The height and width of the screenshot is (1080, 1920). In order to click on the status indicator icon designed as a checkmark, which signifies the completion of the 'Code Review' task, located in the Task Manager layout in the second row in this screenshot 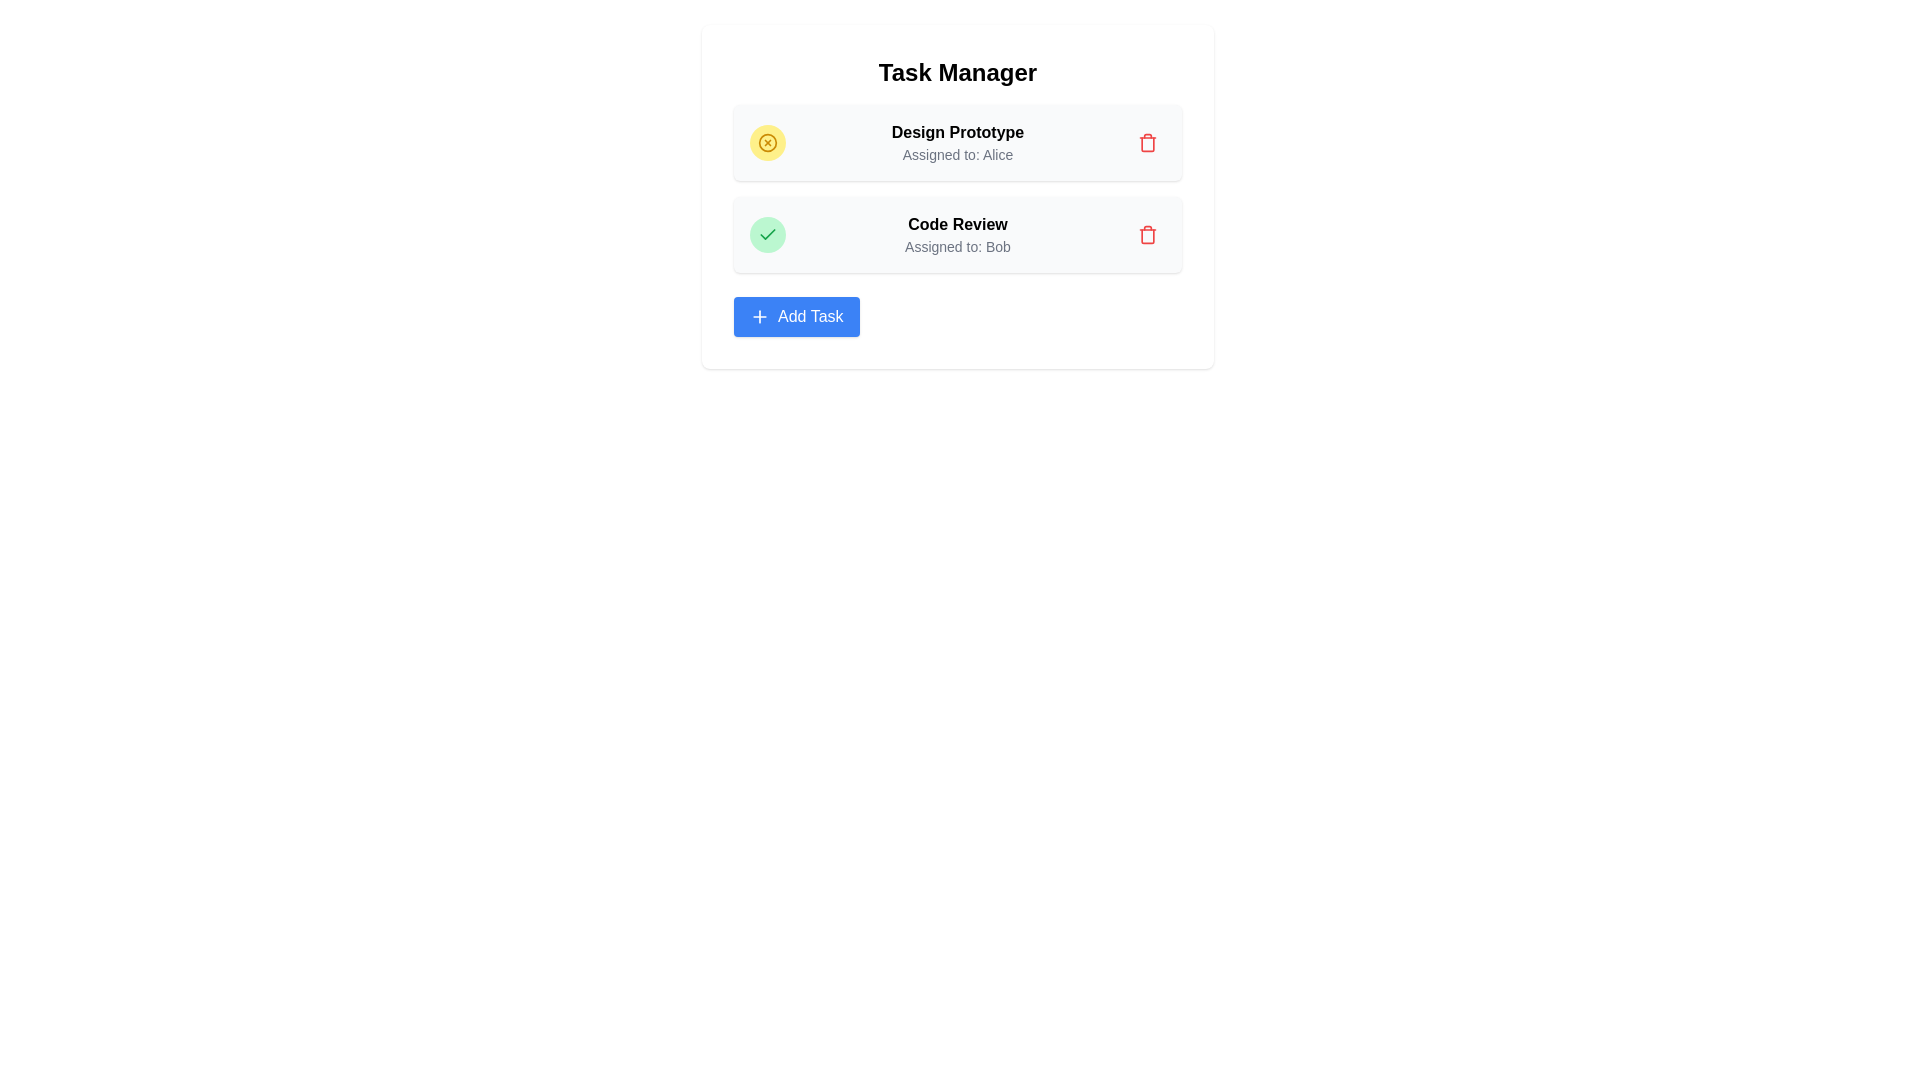, I will do `click(767, 234)`.